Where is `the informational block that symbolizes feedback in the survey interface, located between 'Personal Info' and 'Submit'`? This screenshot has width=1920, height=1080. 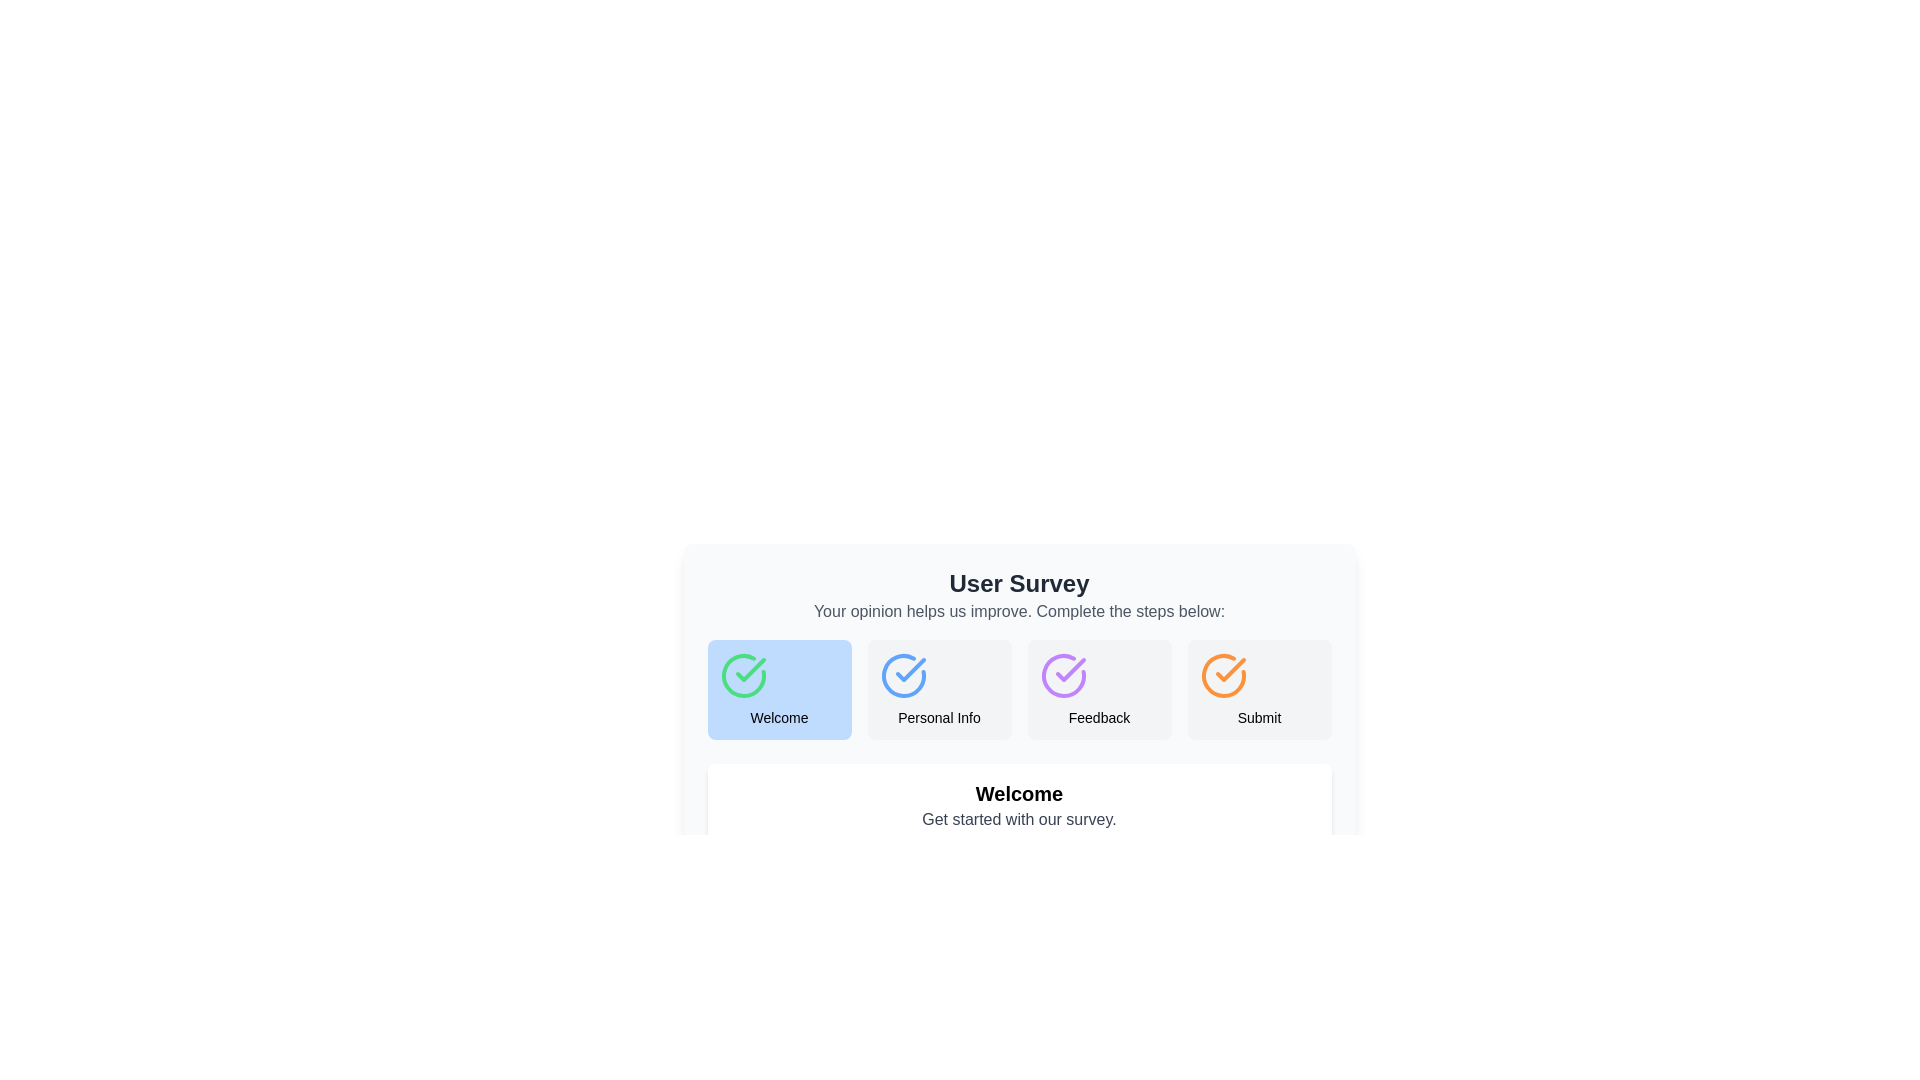 the informational block that symbolizes feedback in the survey interface, located between 'Personal Info' and 'Submit' is located at coordinates (1098, 689).